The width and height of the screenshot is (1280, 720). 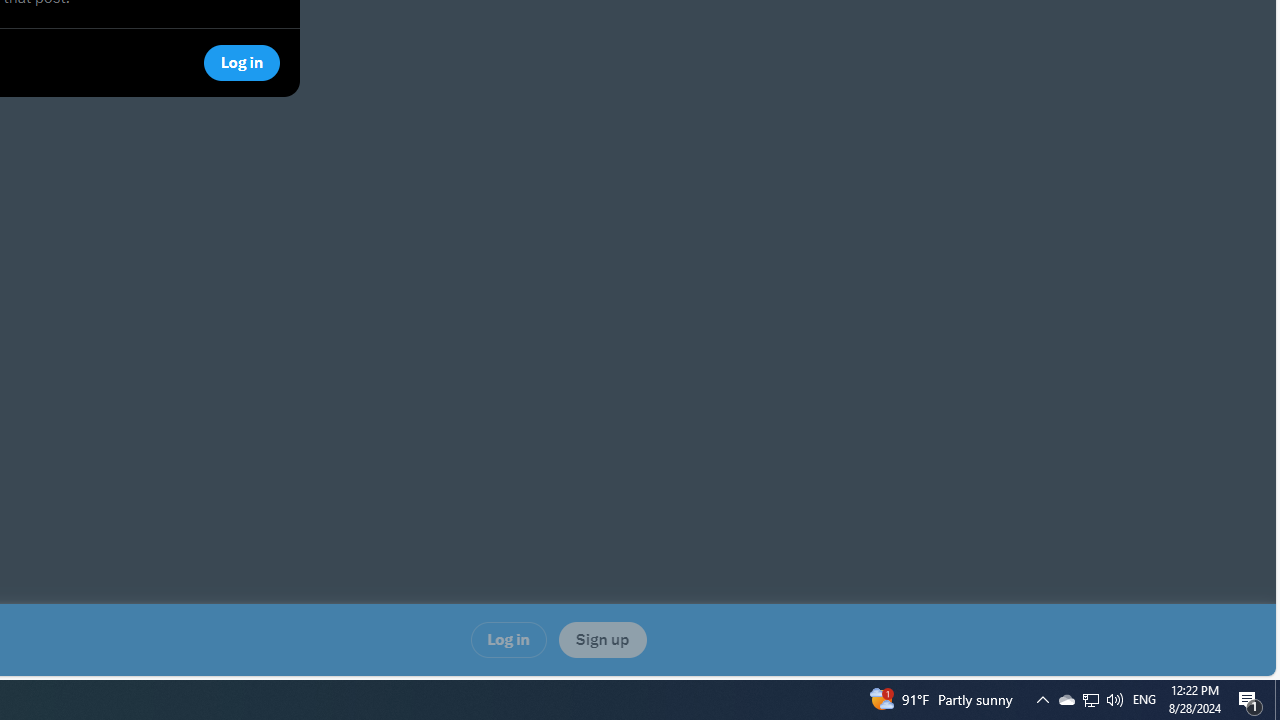 I want to click on 'Sign up', so click(x=601, y=640).